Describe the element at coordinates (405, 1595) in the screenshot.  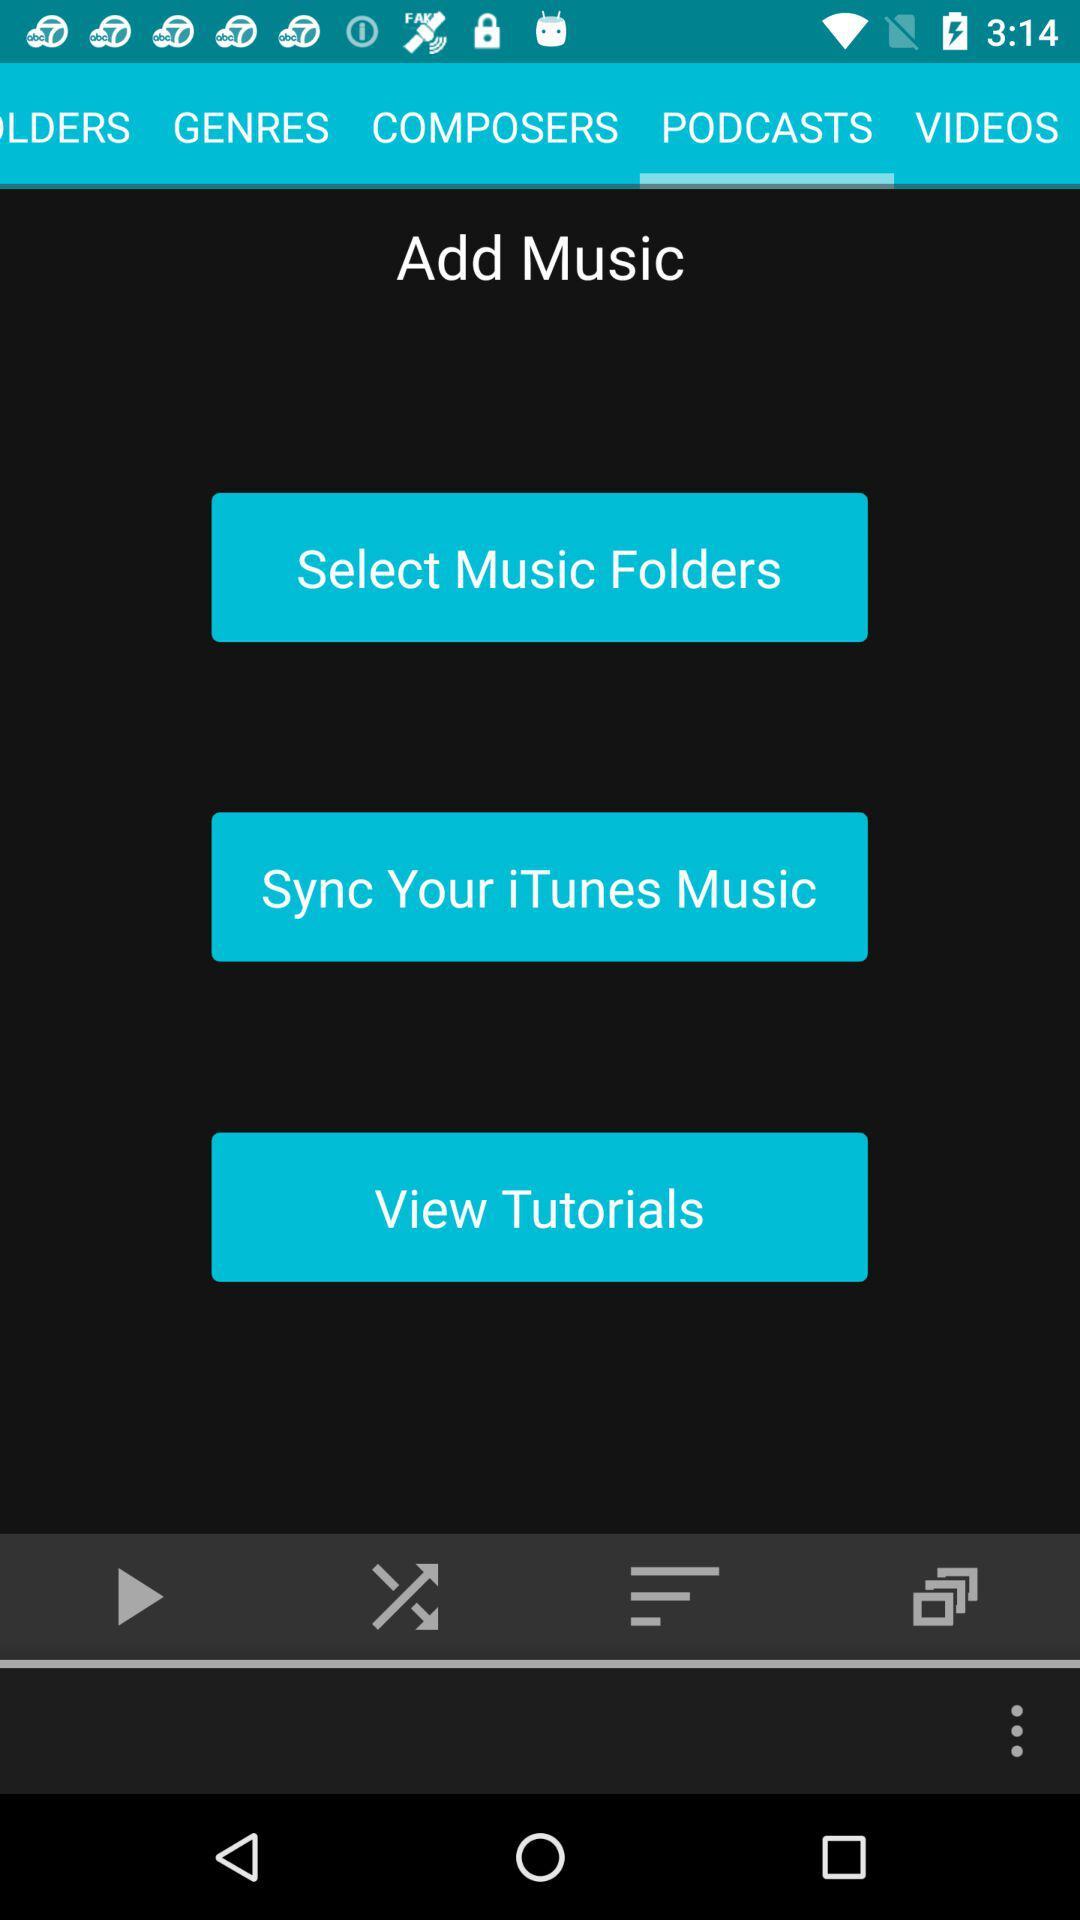
I see `the skip_next icon` at that location.